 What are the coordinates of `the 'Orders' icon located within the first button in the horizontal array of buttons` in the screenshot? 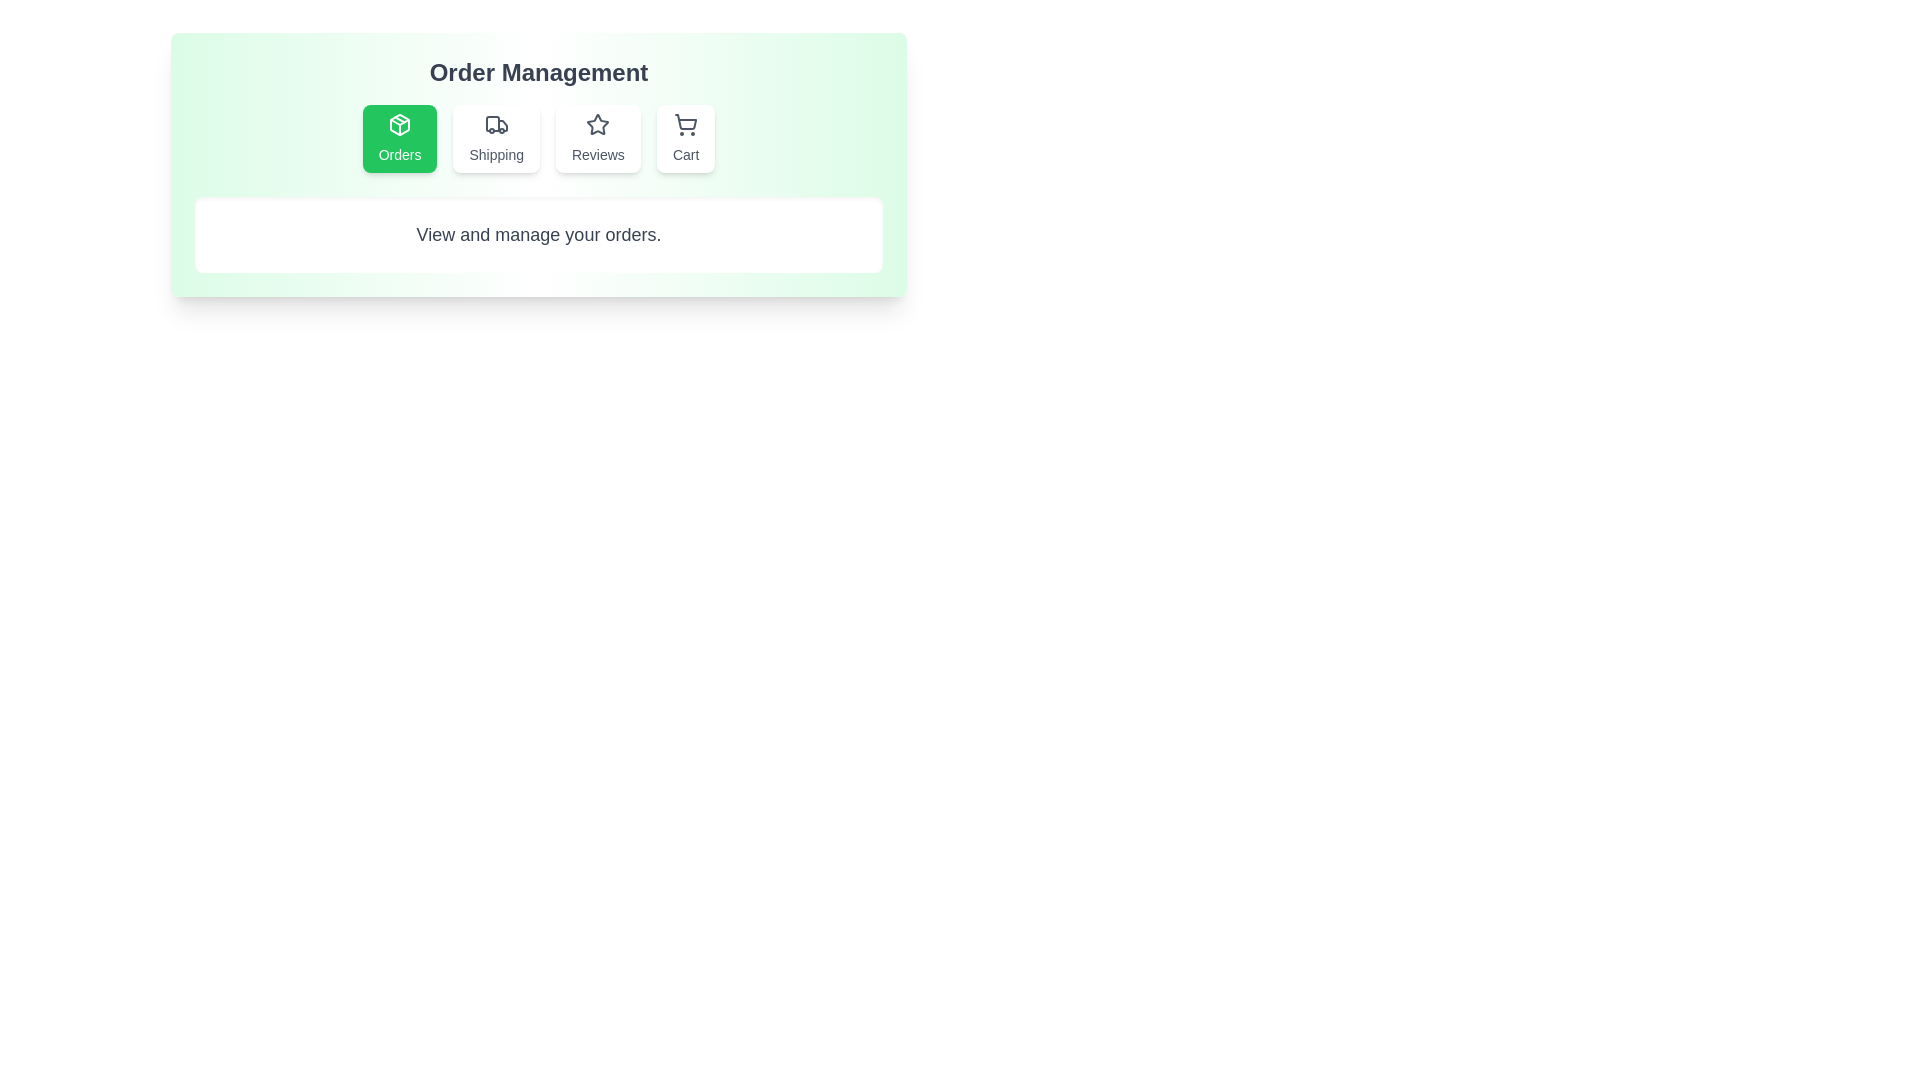 It's located at (400, 124).